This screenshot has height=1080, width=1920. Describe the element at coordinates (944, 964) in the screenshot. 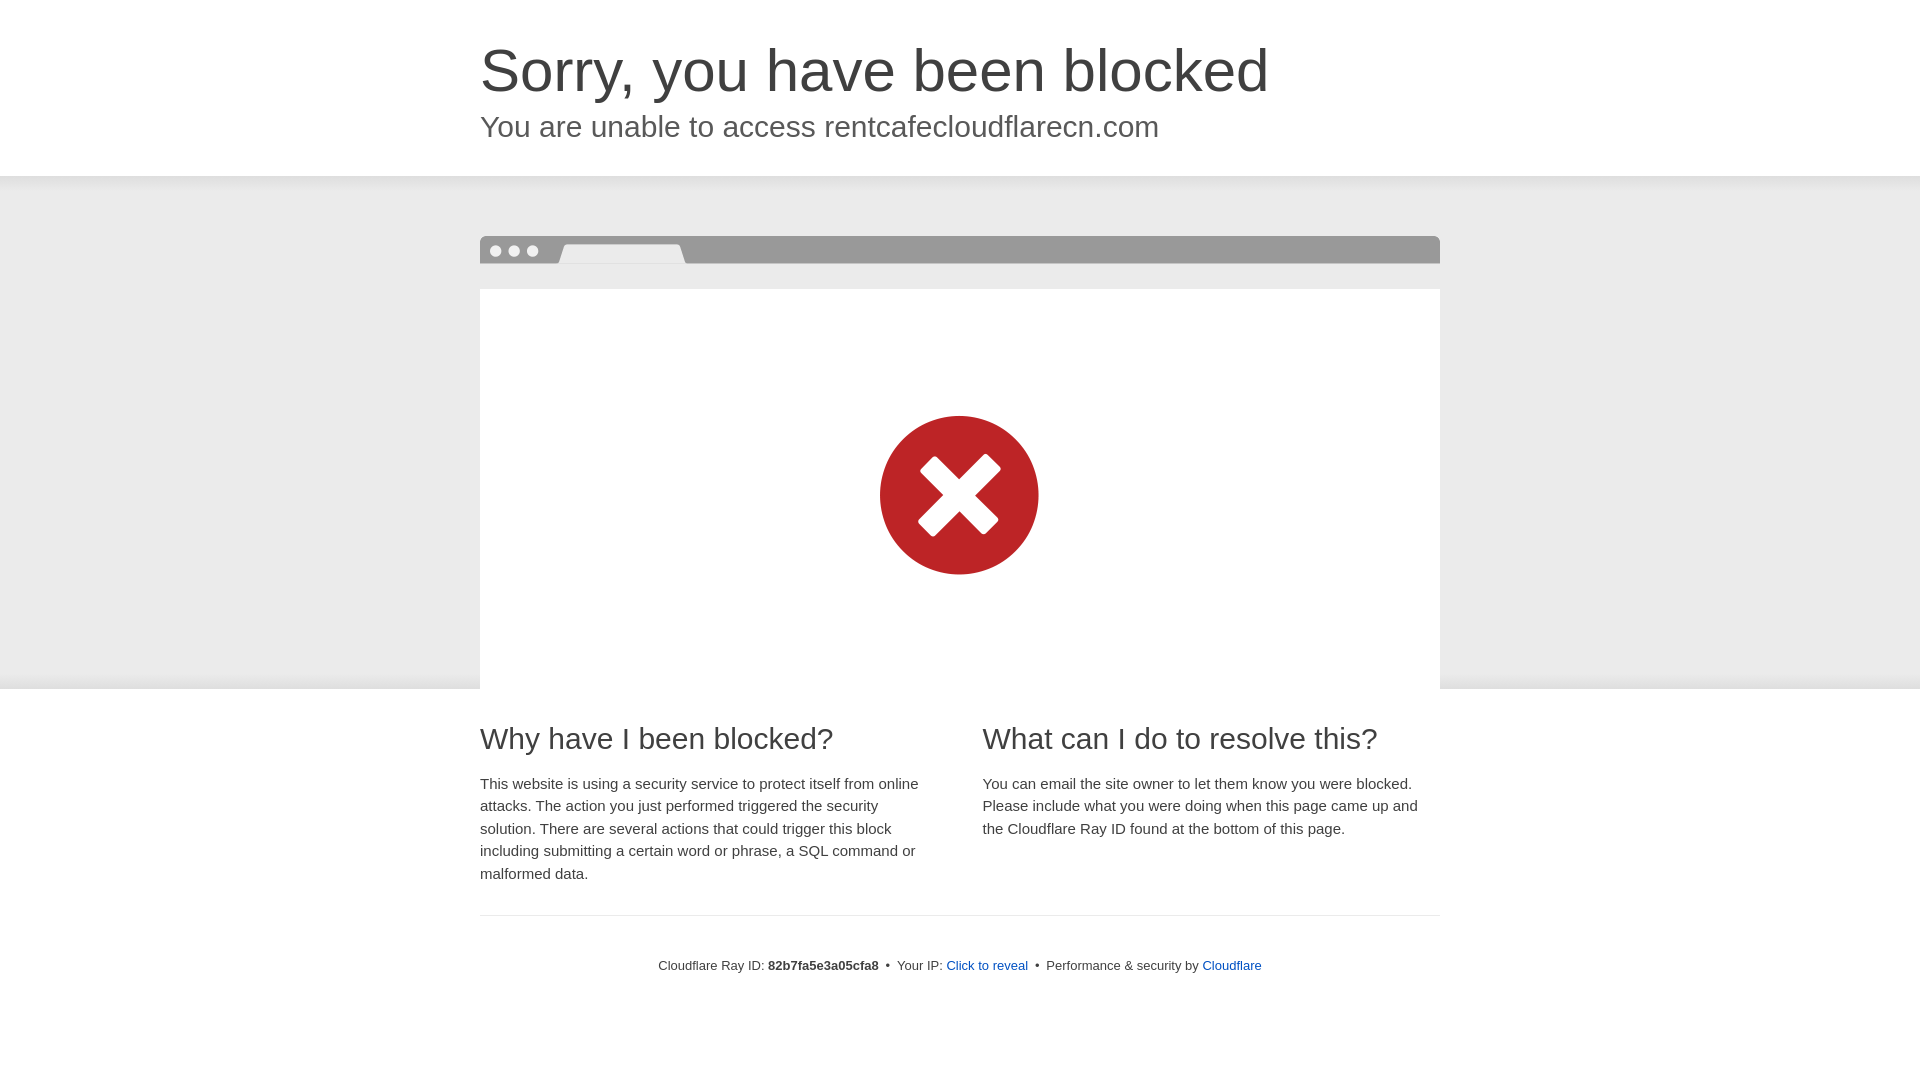

I see `'Click to reveal'` at that location.